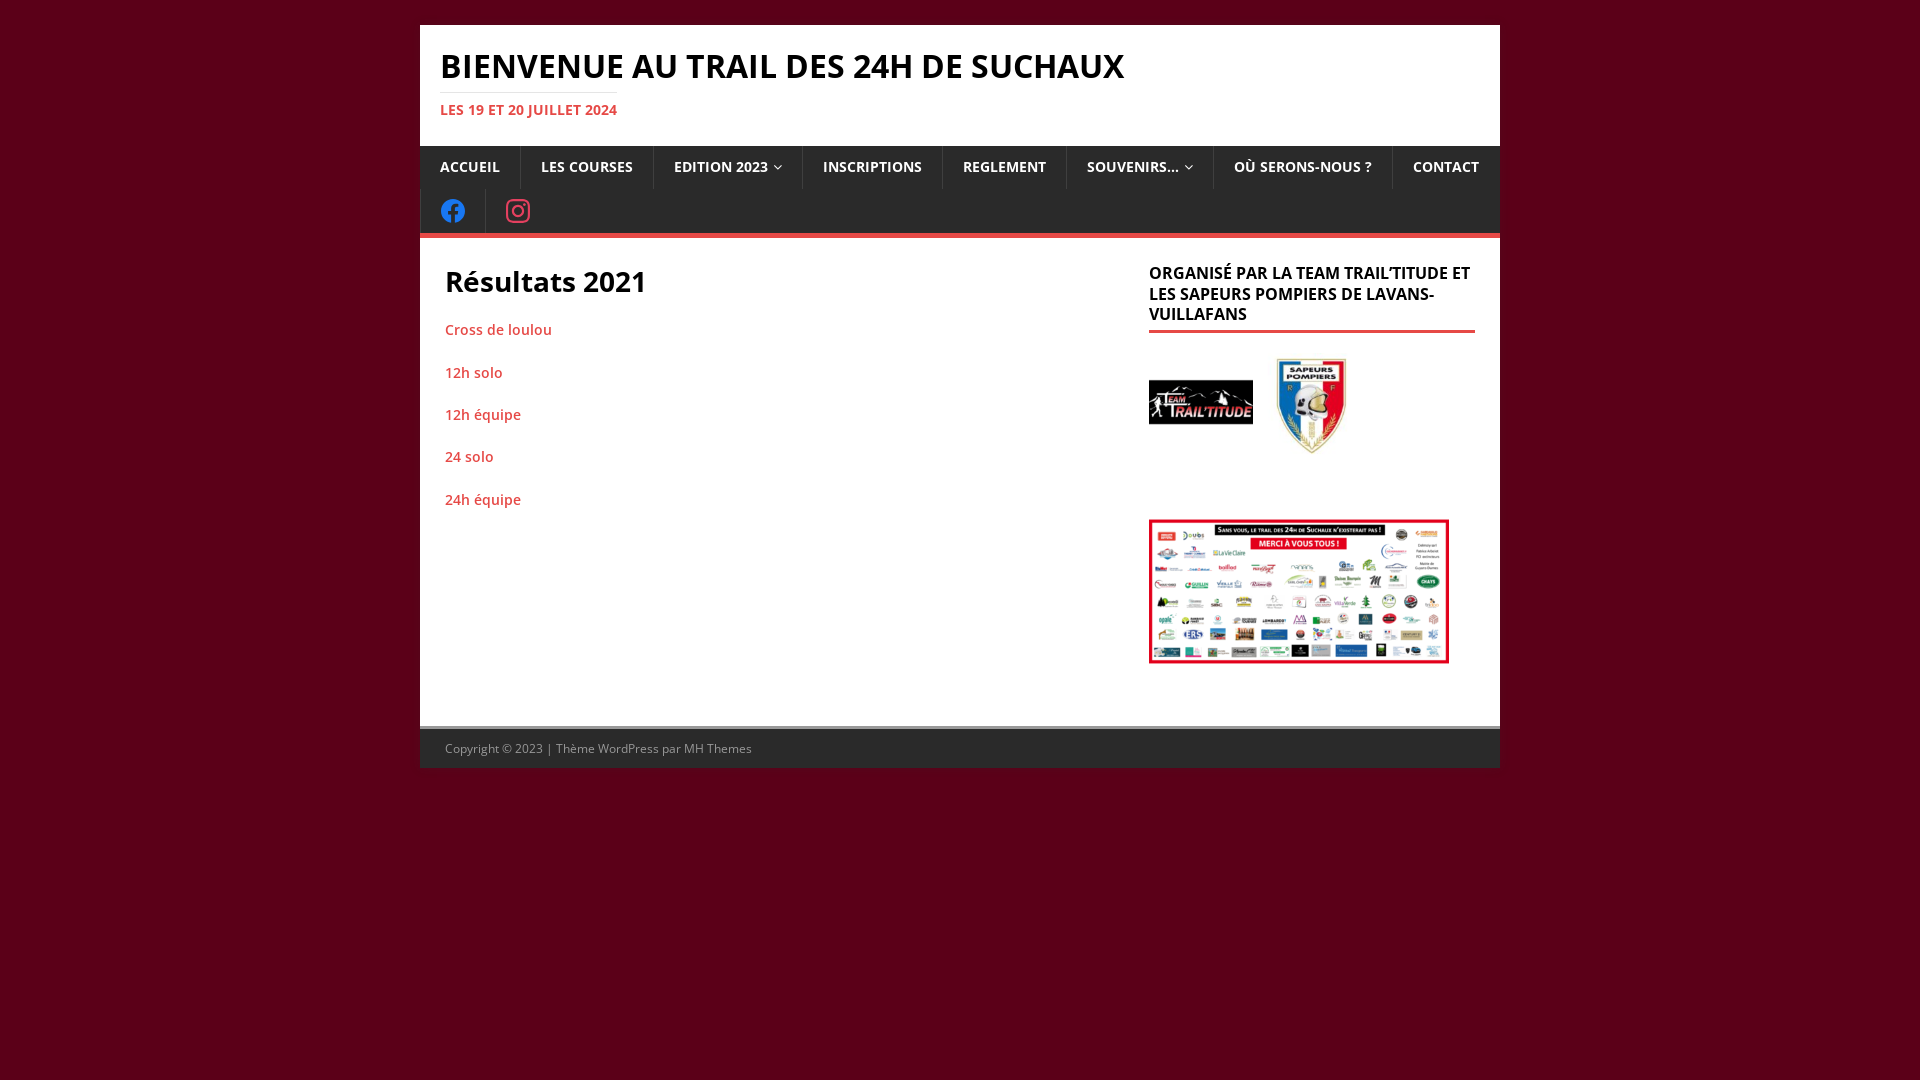 The width and height of the screenshot is (1920, 1080). Describe the element at coordinates (498, 328) in the screenshot. I see `'Cross de loulou'` at that location.